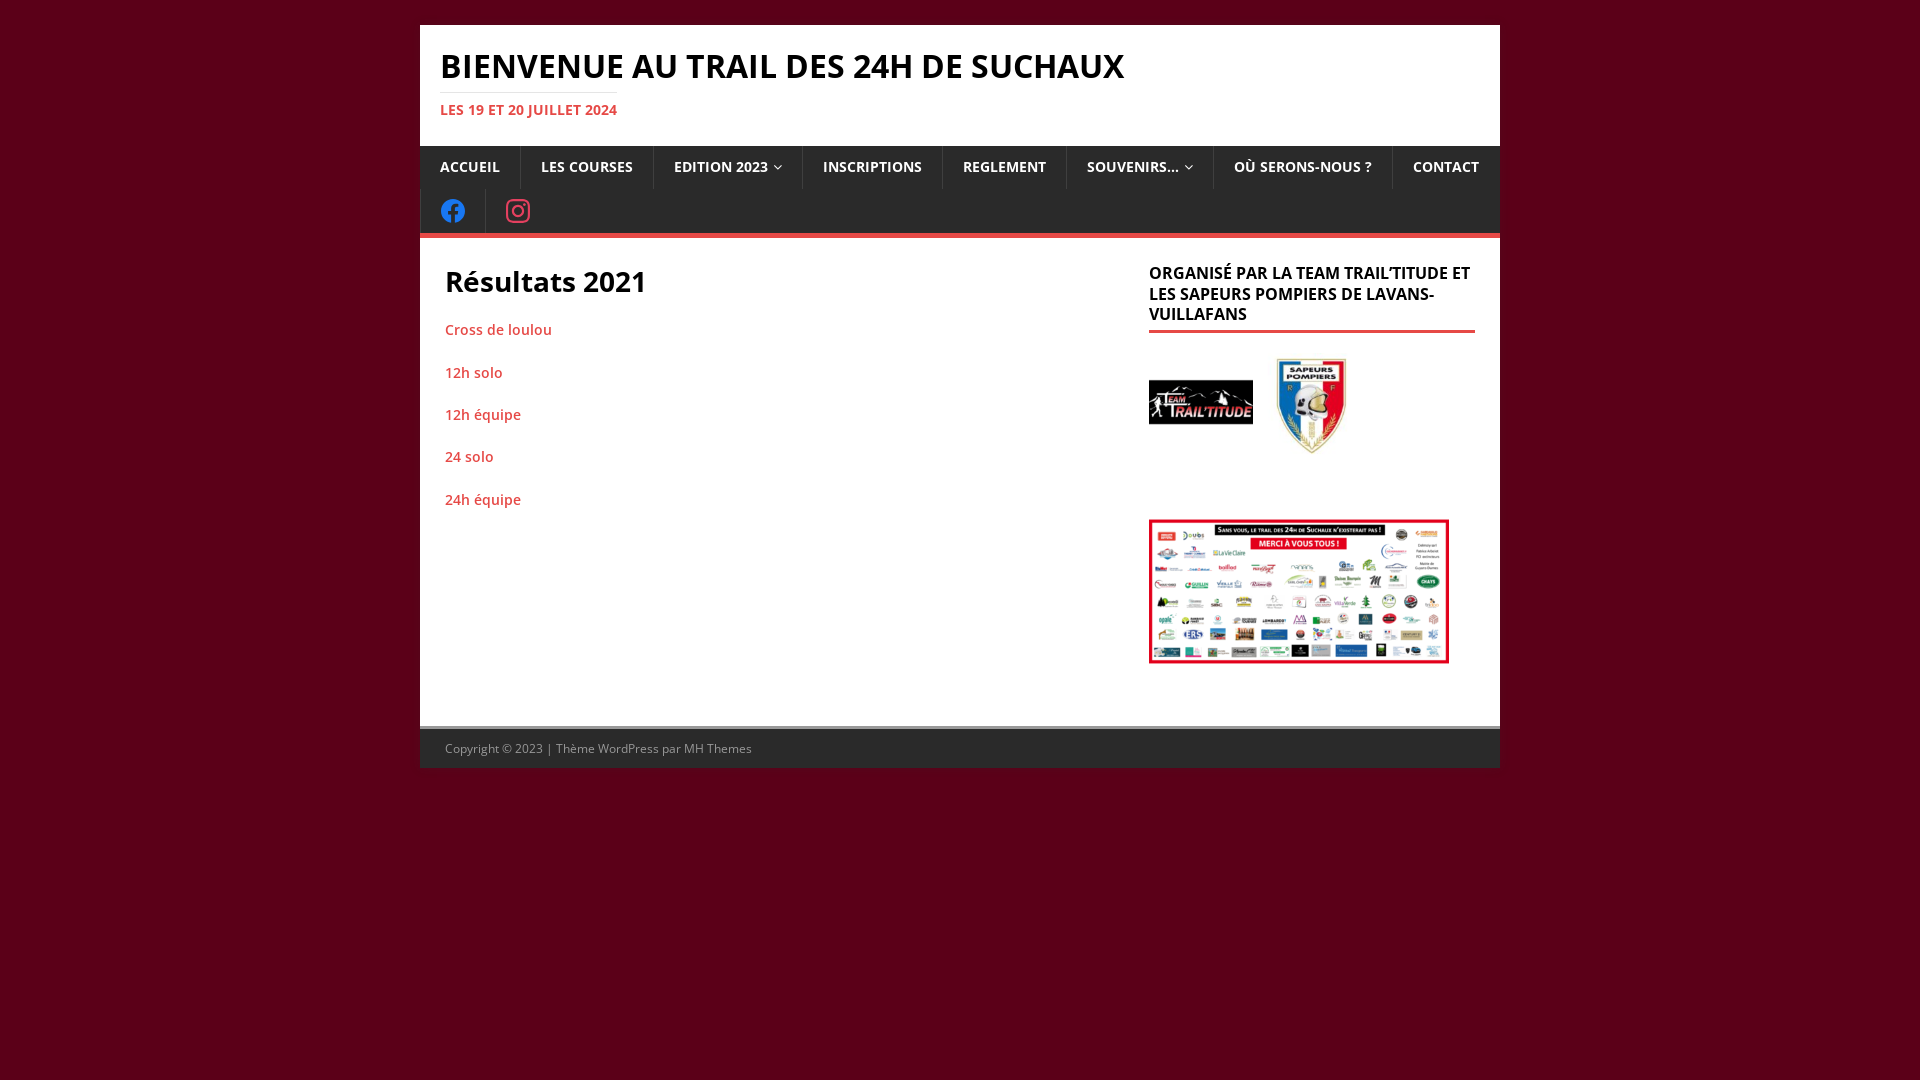 The width and height of the screenshot is (1920, 1080). Describe the element at coordinates (498, 328) in the screenshot. I see `'Cross de loulou'` at that location.